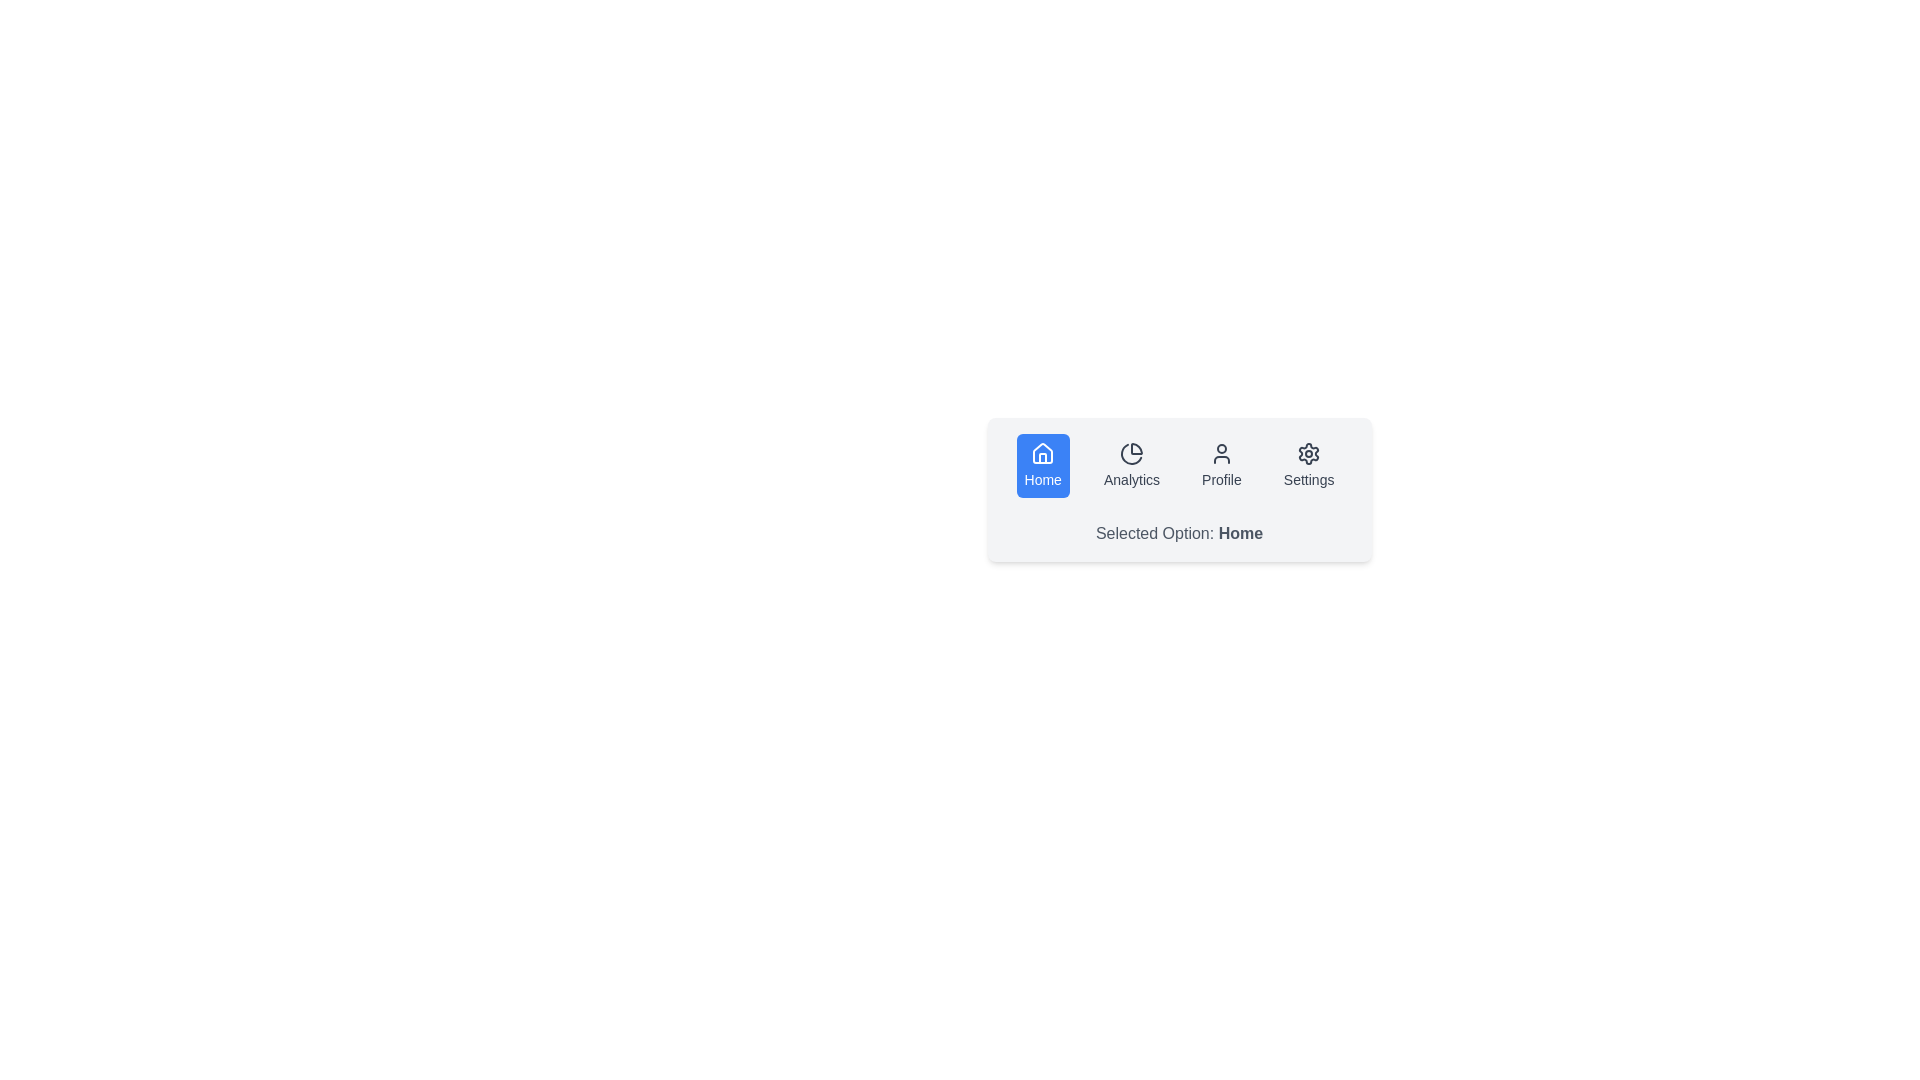 The height and width of the screenshot is (1080, 1920). What do you see at coordinates (1220, 454) in the screenshot?
I see `the 'Profile' navigation icon` at bounding box center [1220, 454].